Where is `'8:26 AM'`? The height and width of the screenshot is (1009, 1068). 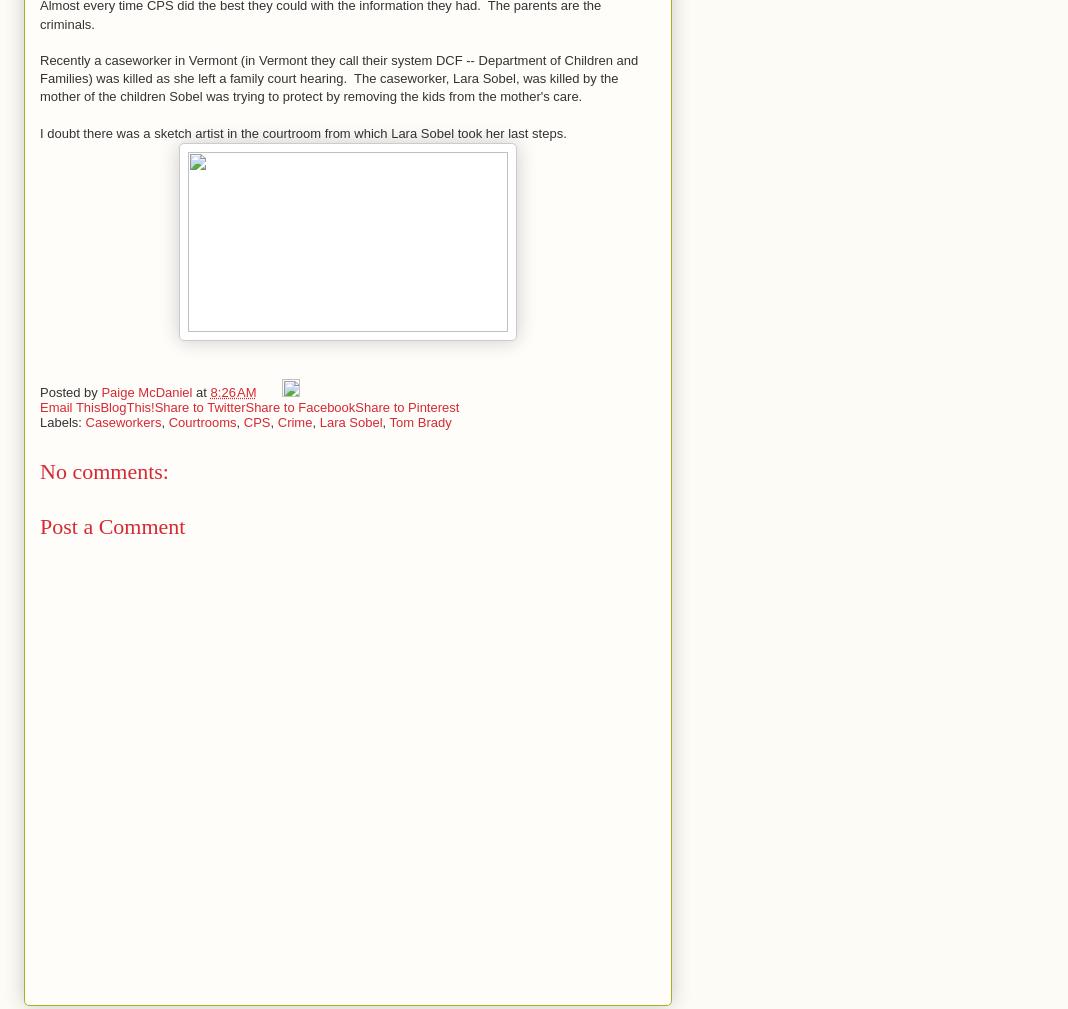
'8:26 AM' is located at coordinates (209, 390).